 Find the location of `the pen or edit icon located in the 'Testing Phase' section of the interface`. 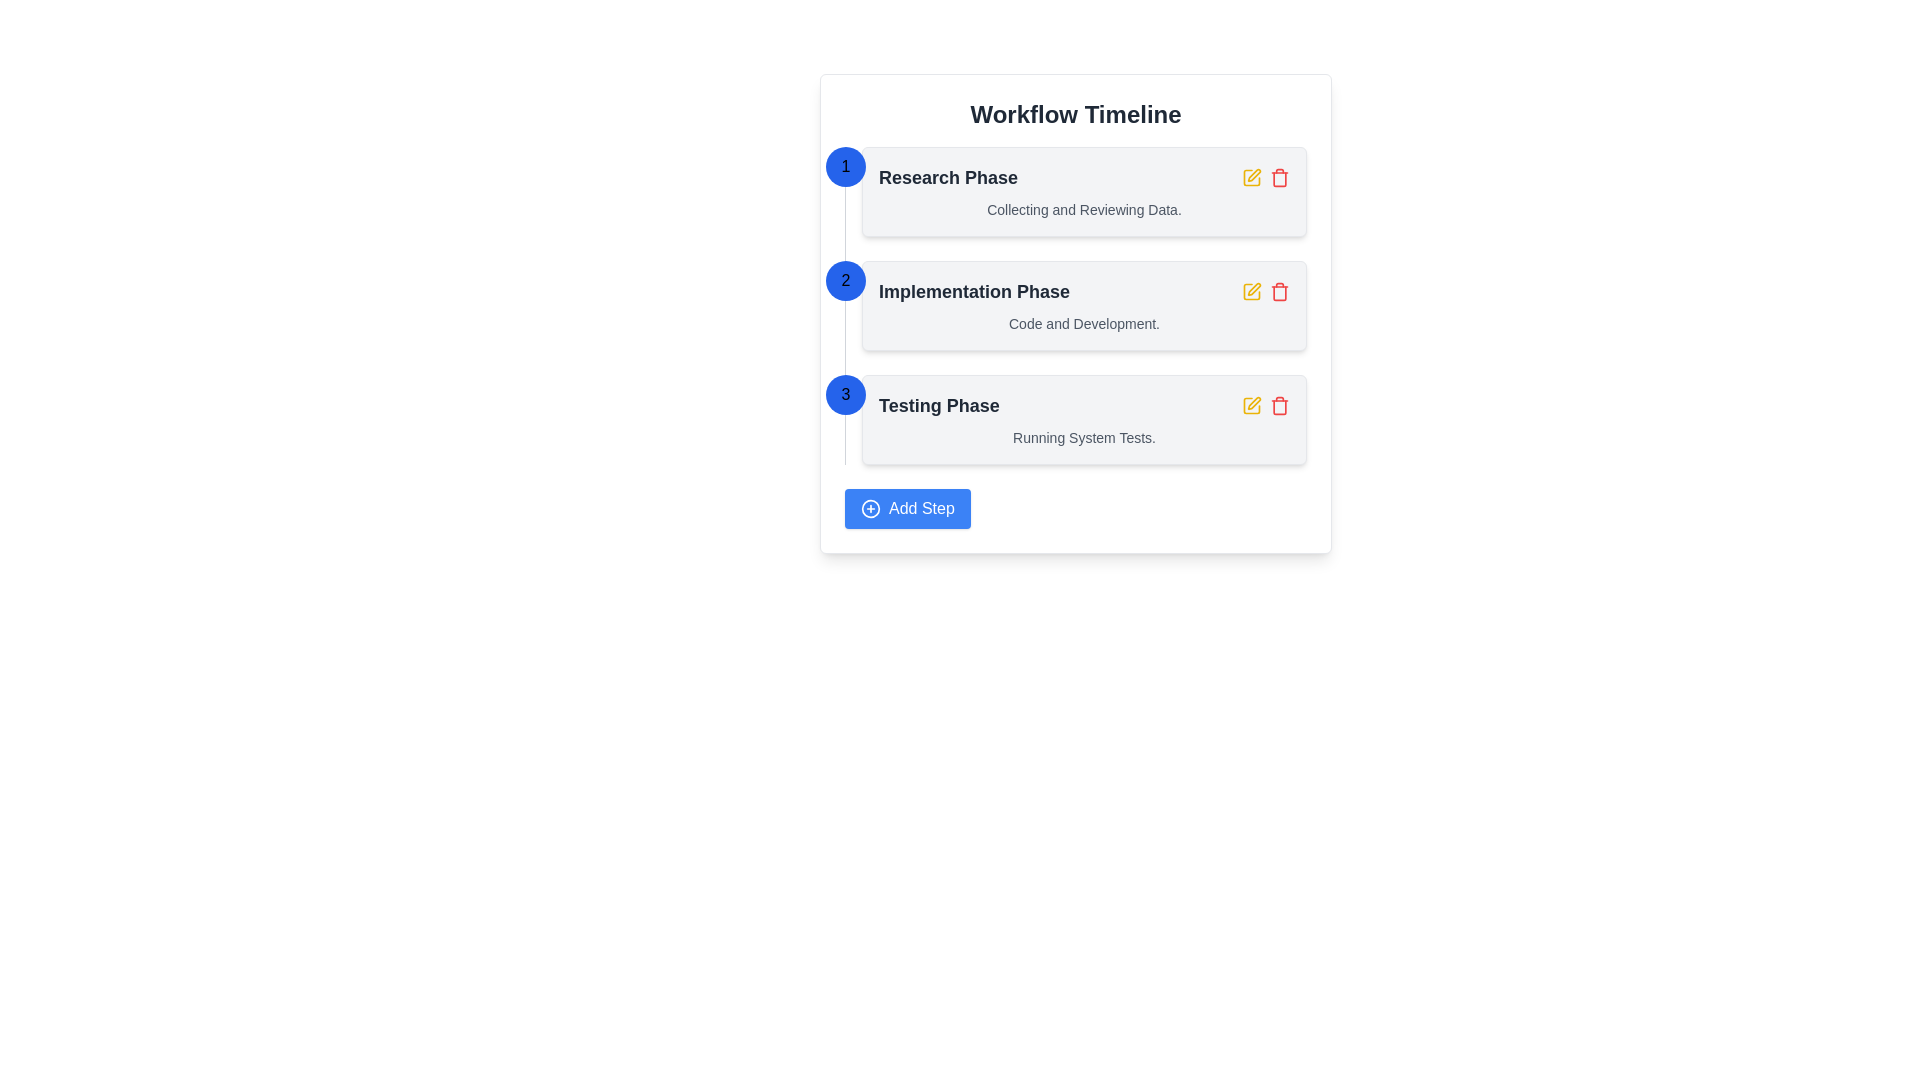

the pen or edit icon located in the 'Testing Phase' section of the interface is located at coordinates (1253, 403).